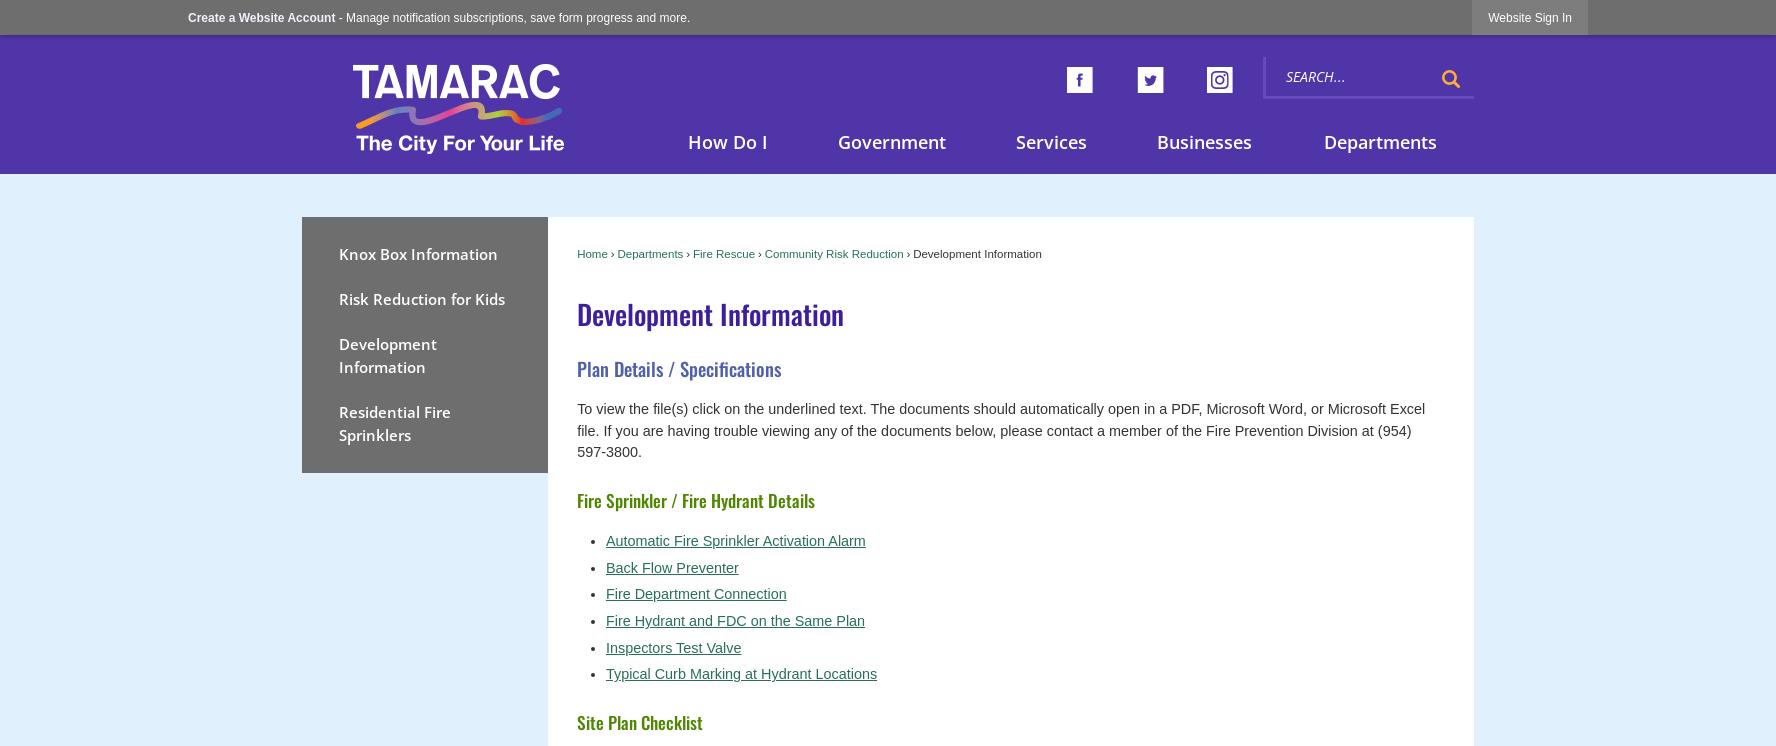 This screenshot has height=746, width=1776. What do you see at coordinates (394, 422) in the screenshot?
I see `'Residential Fire Sprinklers'` at bounding box center [394, 422].